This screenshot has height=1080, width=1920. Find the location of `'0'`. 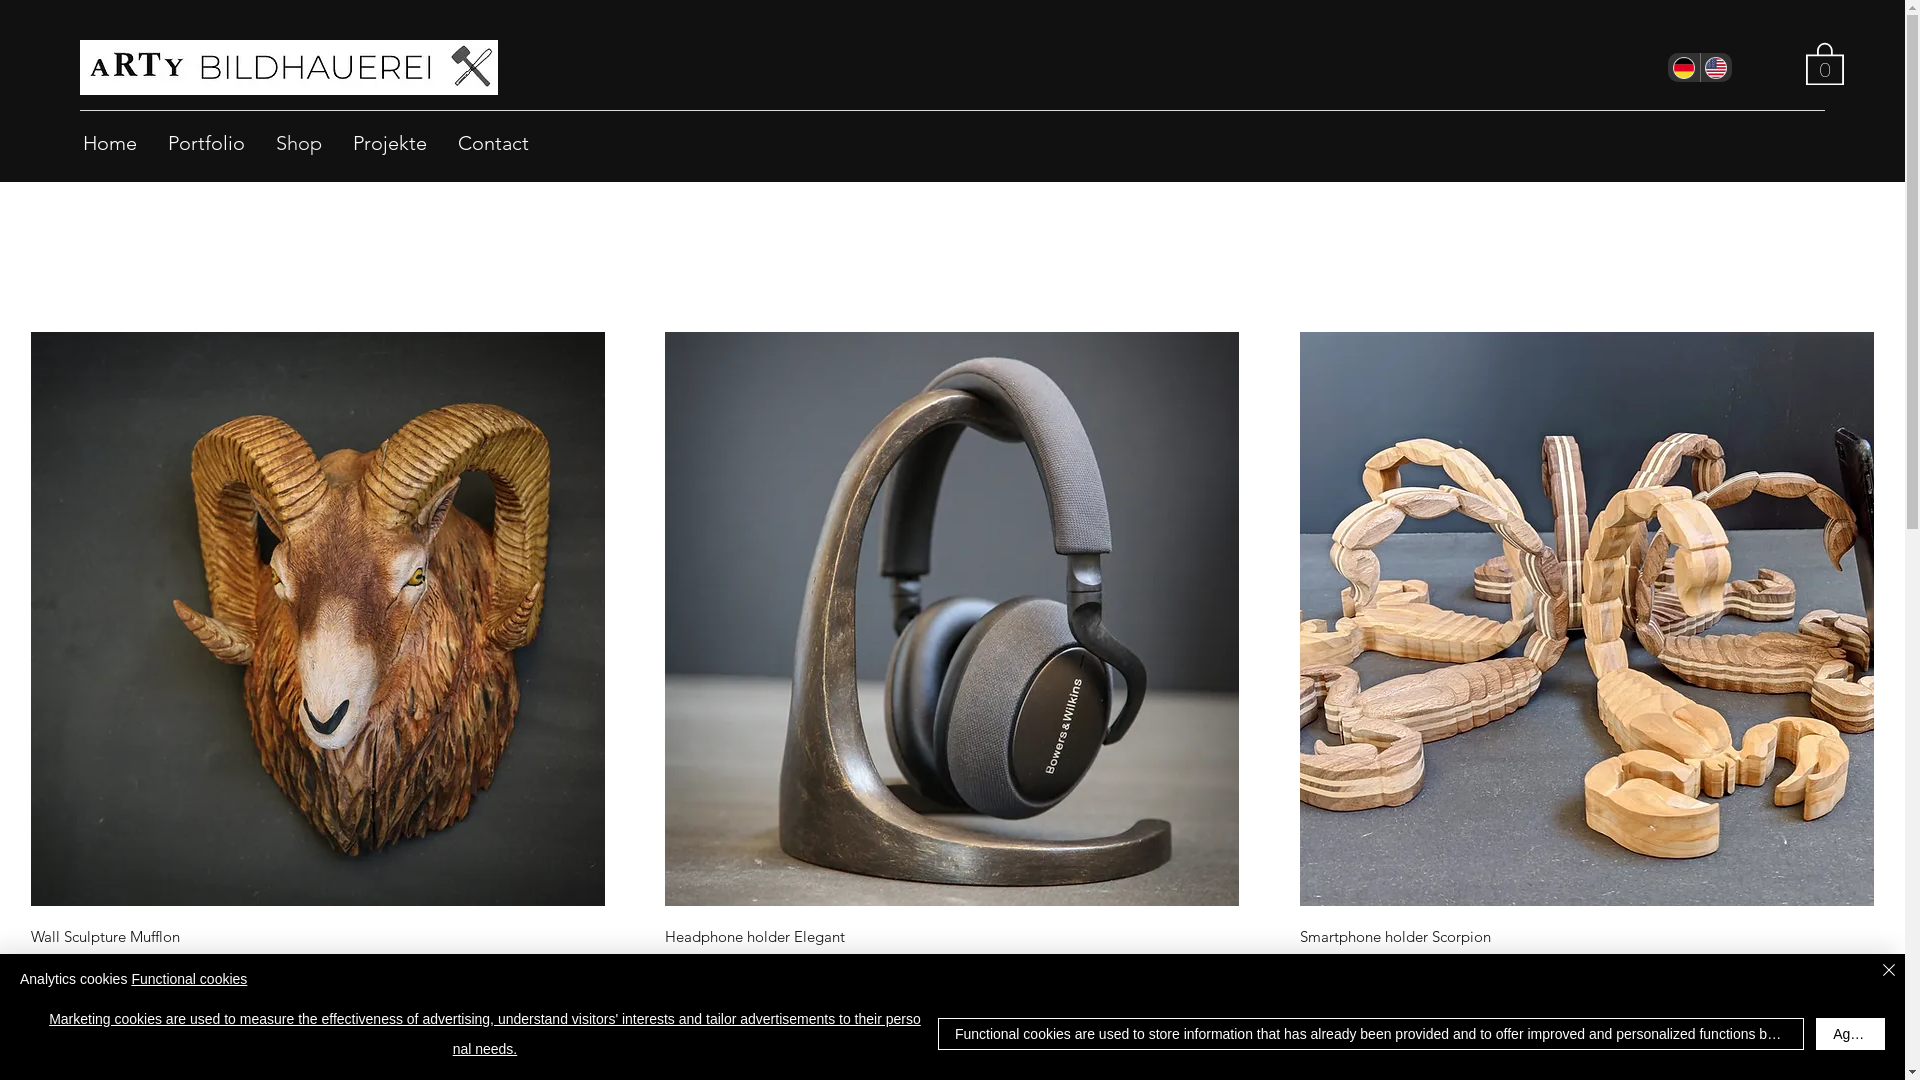

'0' is located at coordinates (1824, 61).